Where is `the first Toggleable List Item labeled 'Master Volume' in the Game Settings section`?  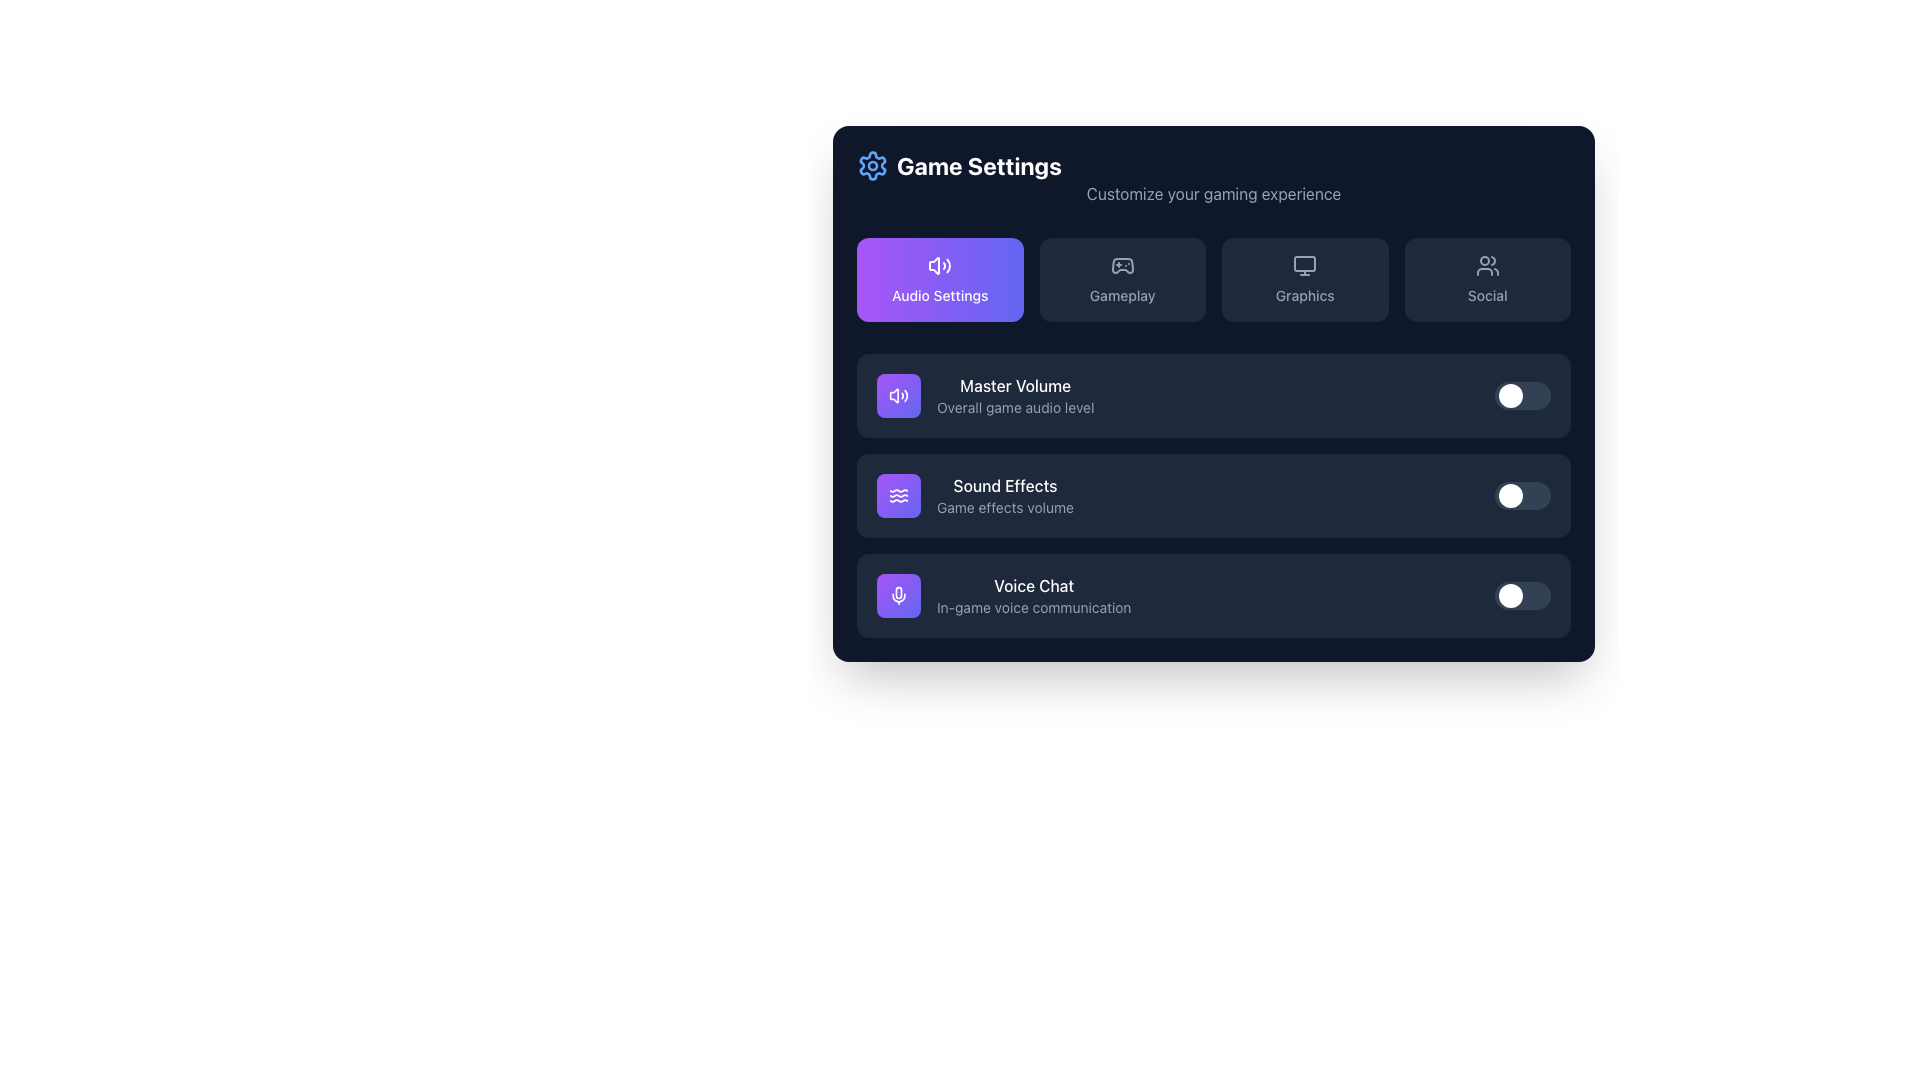
the first Toggleable List Item labeled 'Master Volume' in the Game Settings section is located at coordinates (1213, 396).